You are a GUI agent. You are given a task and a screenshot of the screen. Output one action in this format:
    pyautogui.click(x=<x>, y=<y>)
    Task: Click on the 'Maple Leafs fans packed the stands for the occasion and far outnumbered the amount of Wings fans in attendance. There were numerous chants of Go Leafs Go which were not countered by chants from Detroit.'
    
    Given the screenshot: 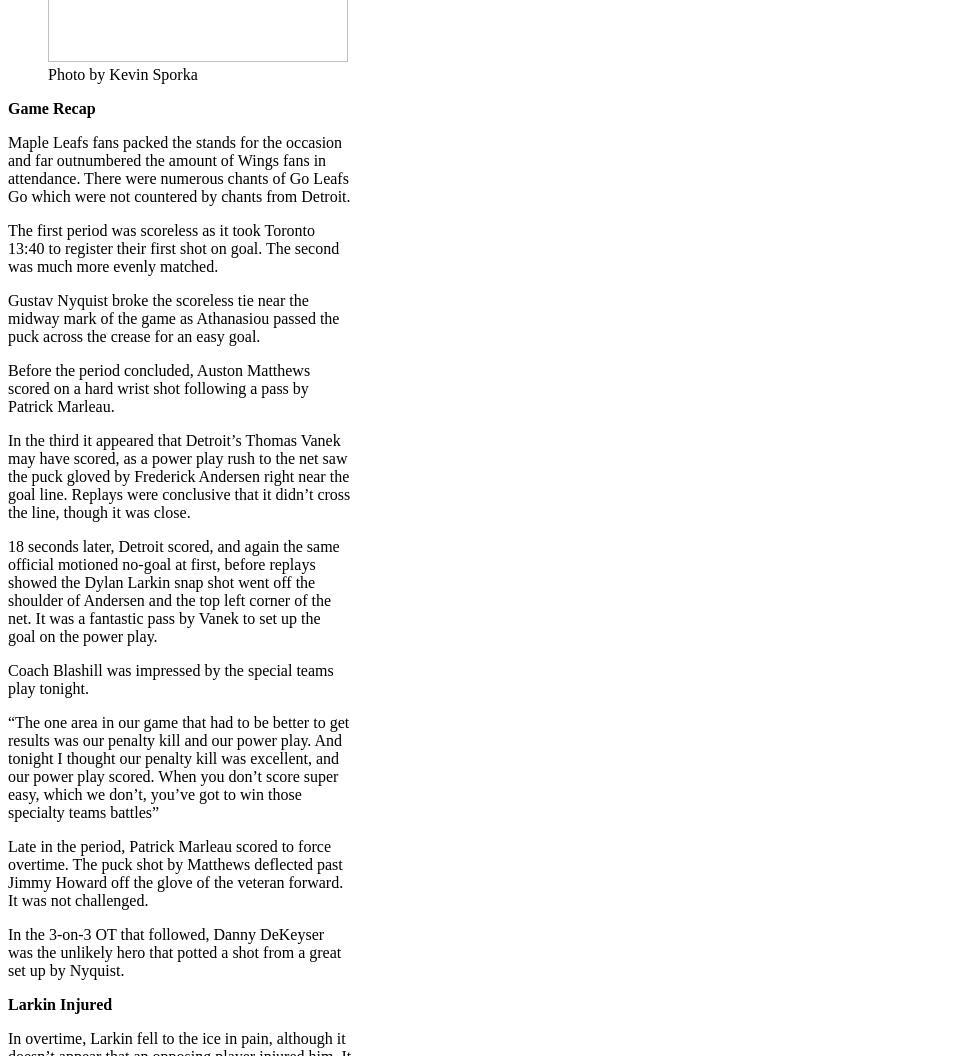 What is the action you would take?
    pyautogui.click(x=178, y=169)
    